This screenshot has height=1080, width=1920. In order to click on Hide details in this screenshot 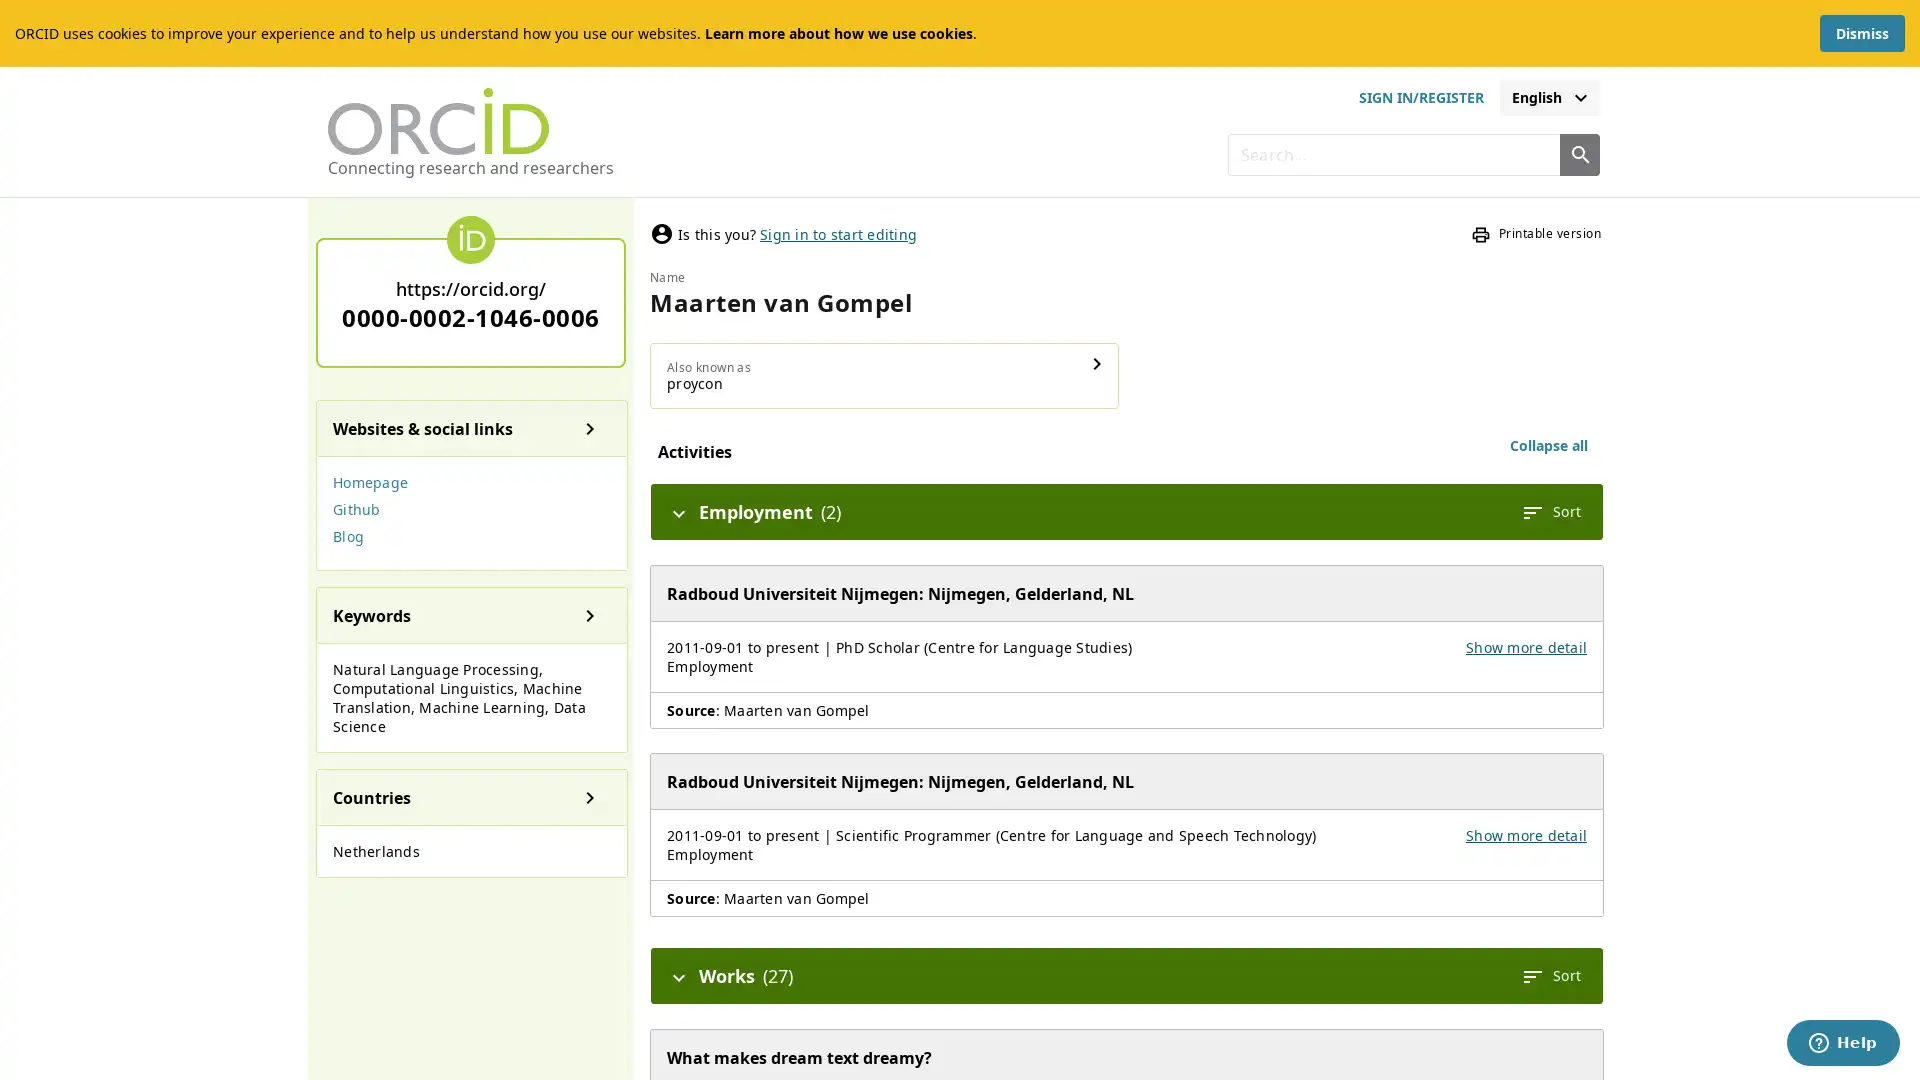, I will do `click(678, 974)`.